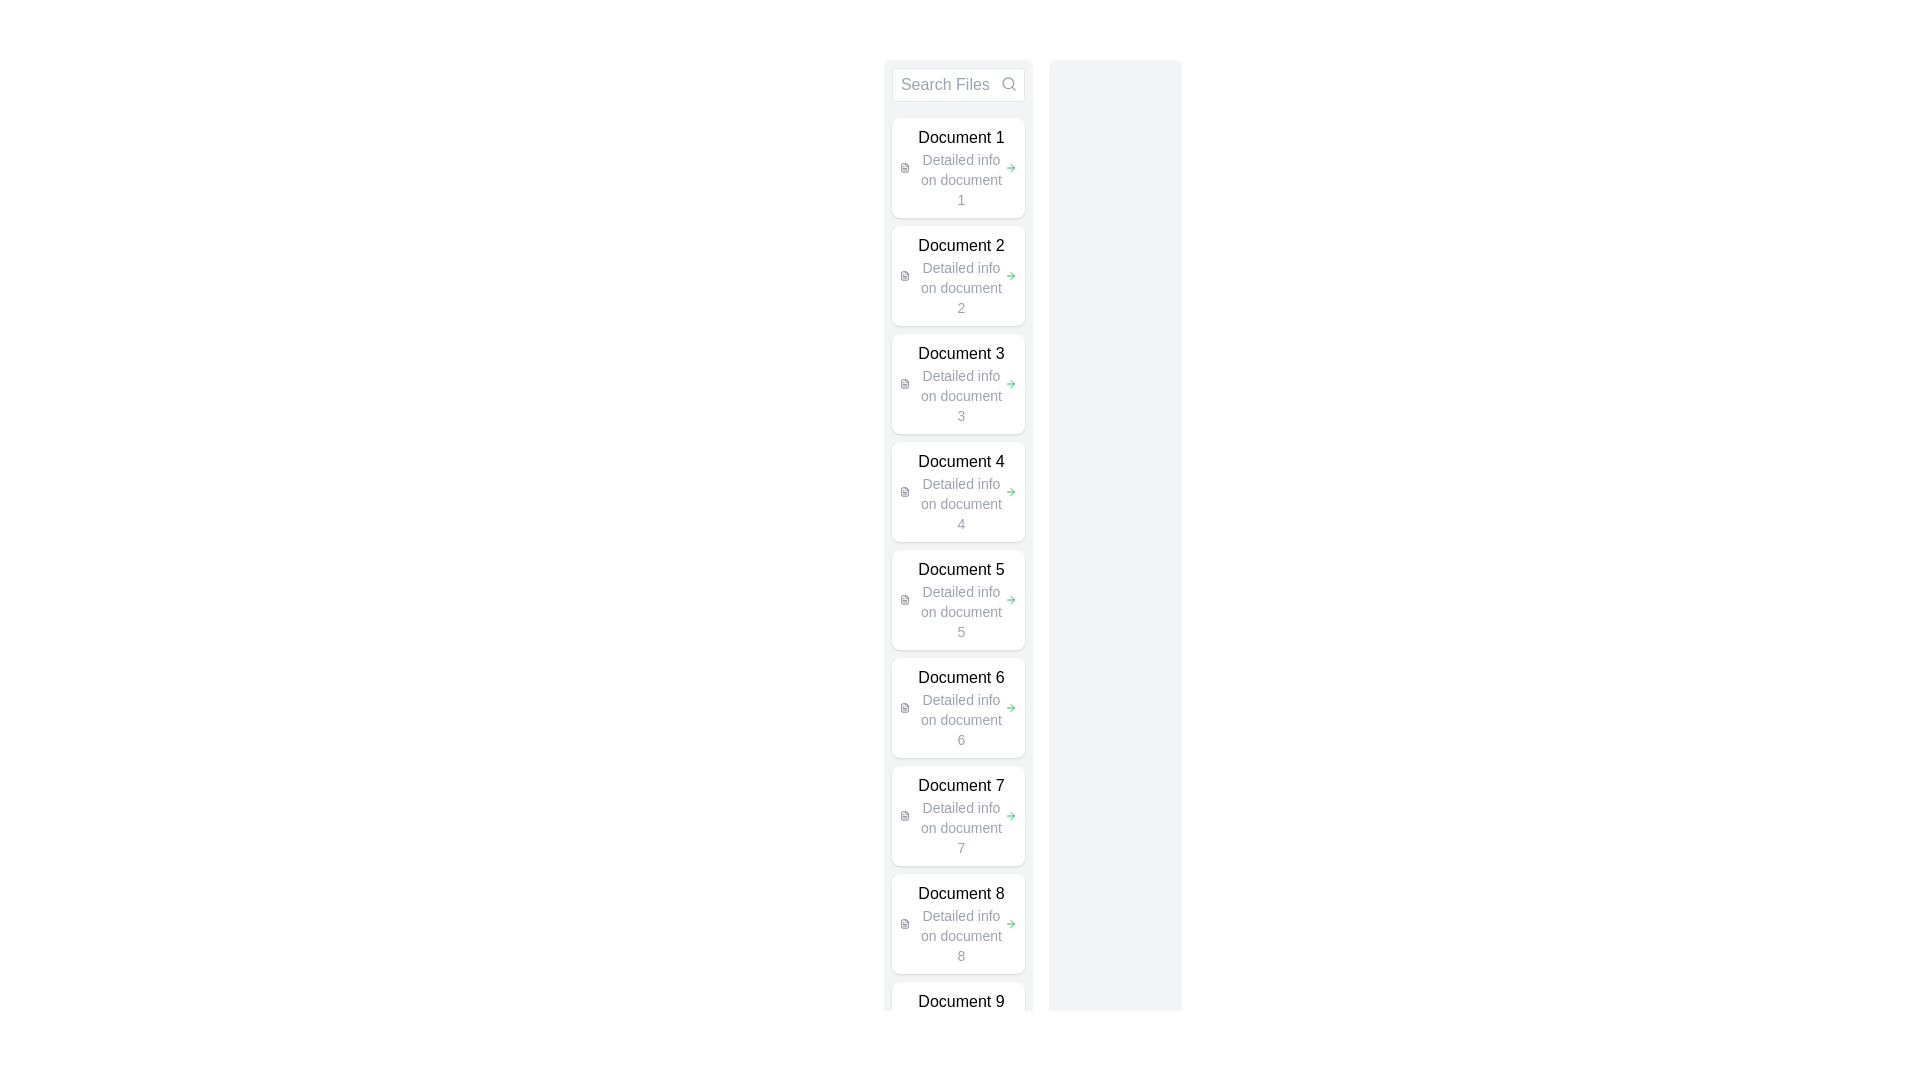  What do you see at coordinates (957, 276) in the screenshot?
I see `the second card item entry in the list` at bounding box center [957, 276].